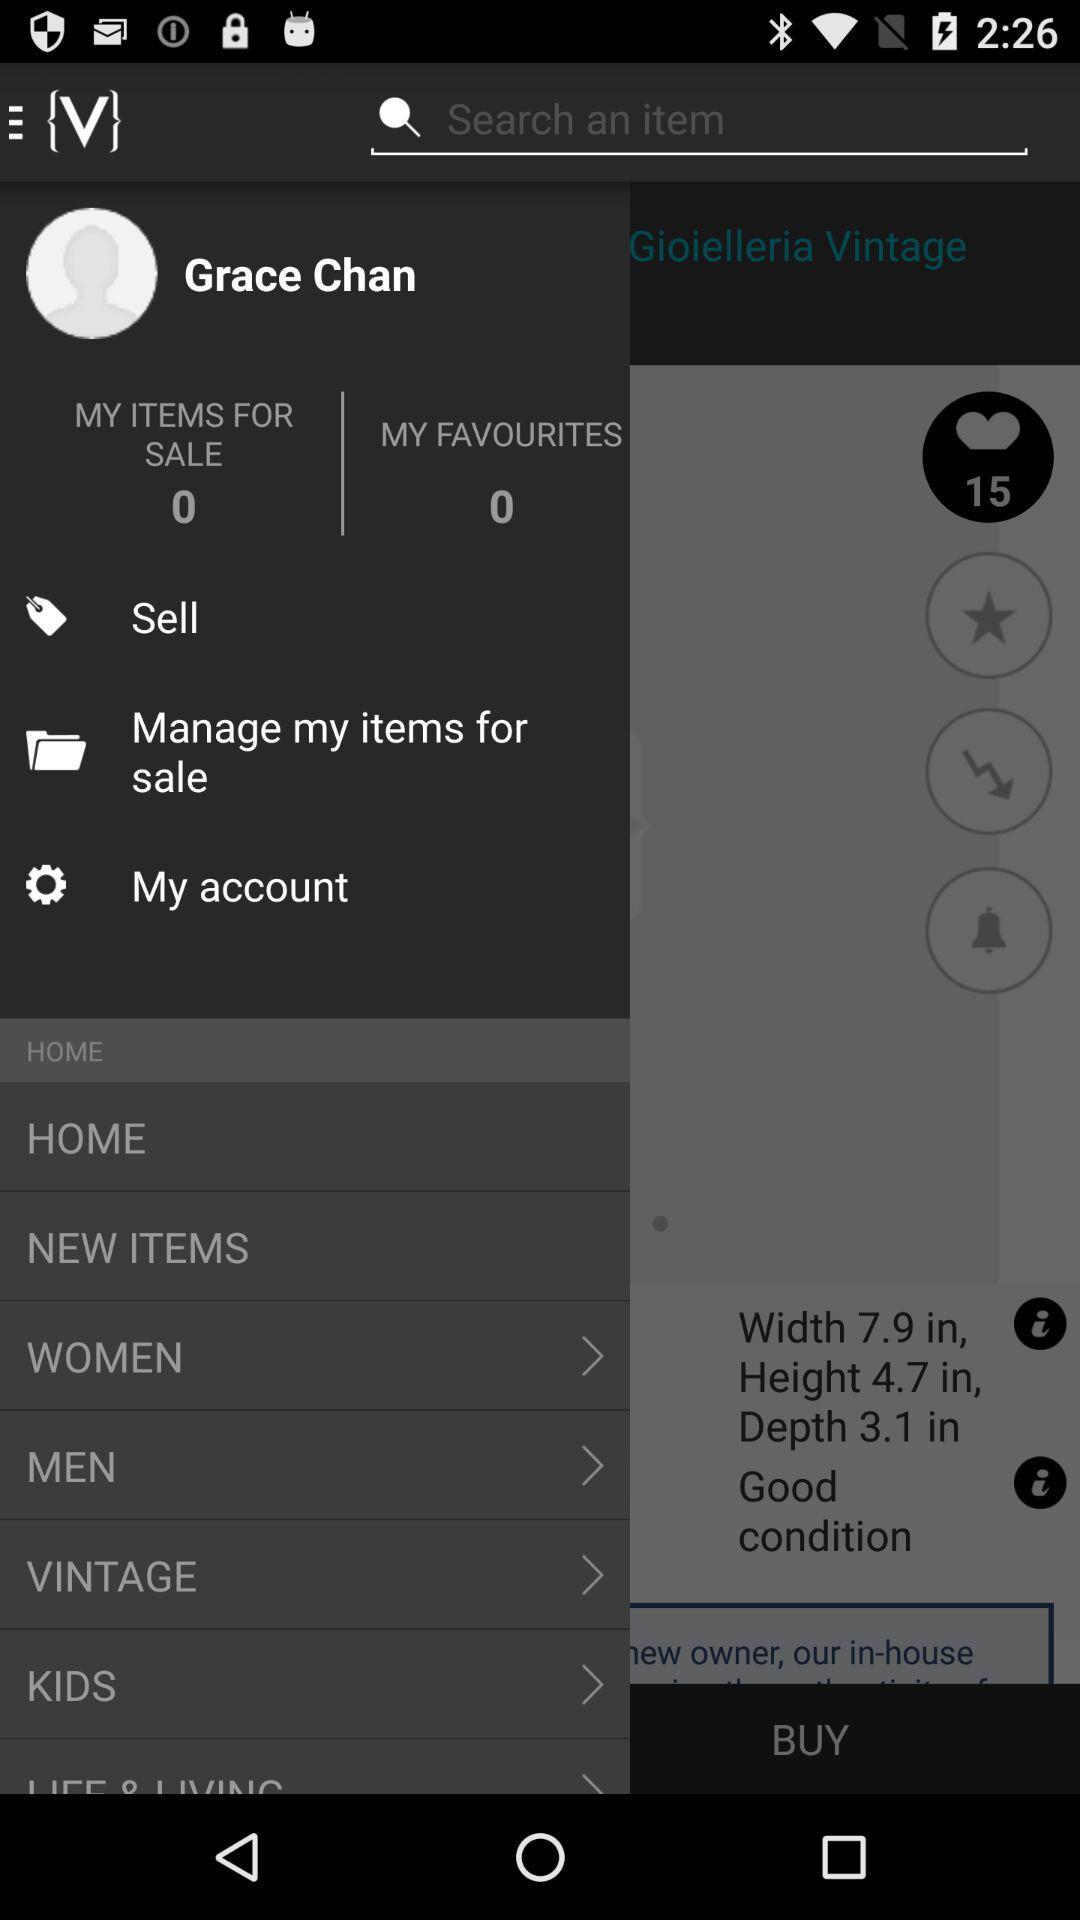  I want to click on the notifications icon, so click(987, 994).